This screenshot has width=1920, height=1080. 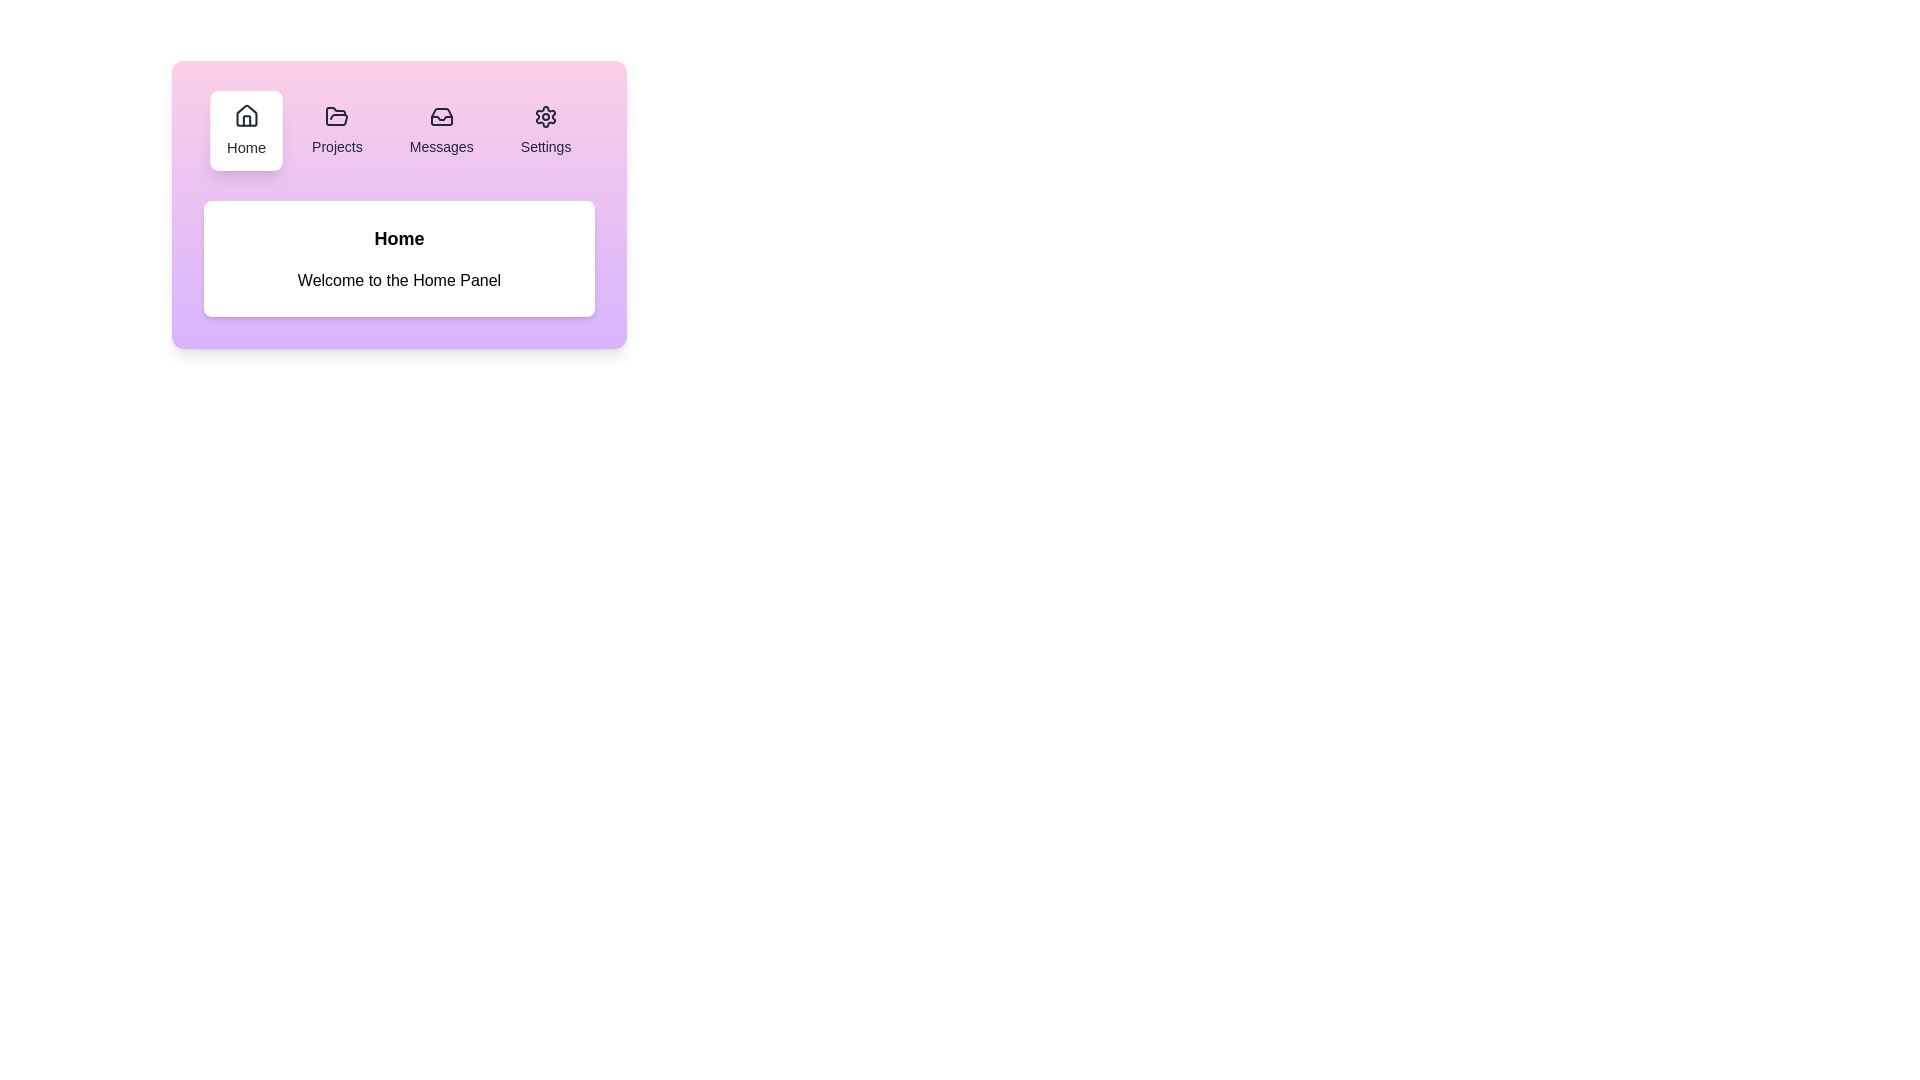 What do you see at coordinates (440, 131) in the screenshot?
I see `the 'Messages' button in the horizontal navigation menu to activate the hover effect` at bounding box center [440, 131].